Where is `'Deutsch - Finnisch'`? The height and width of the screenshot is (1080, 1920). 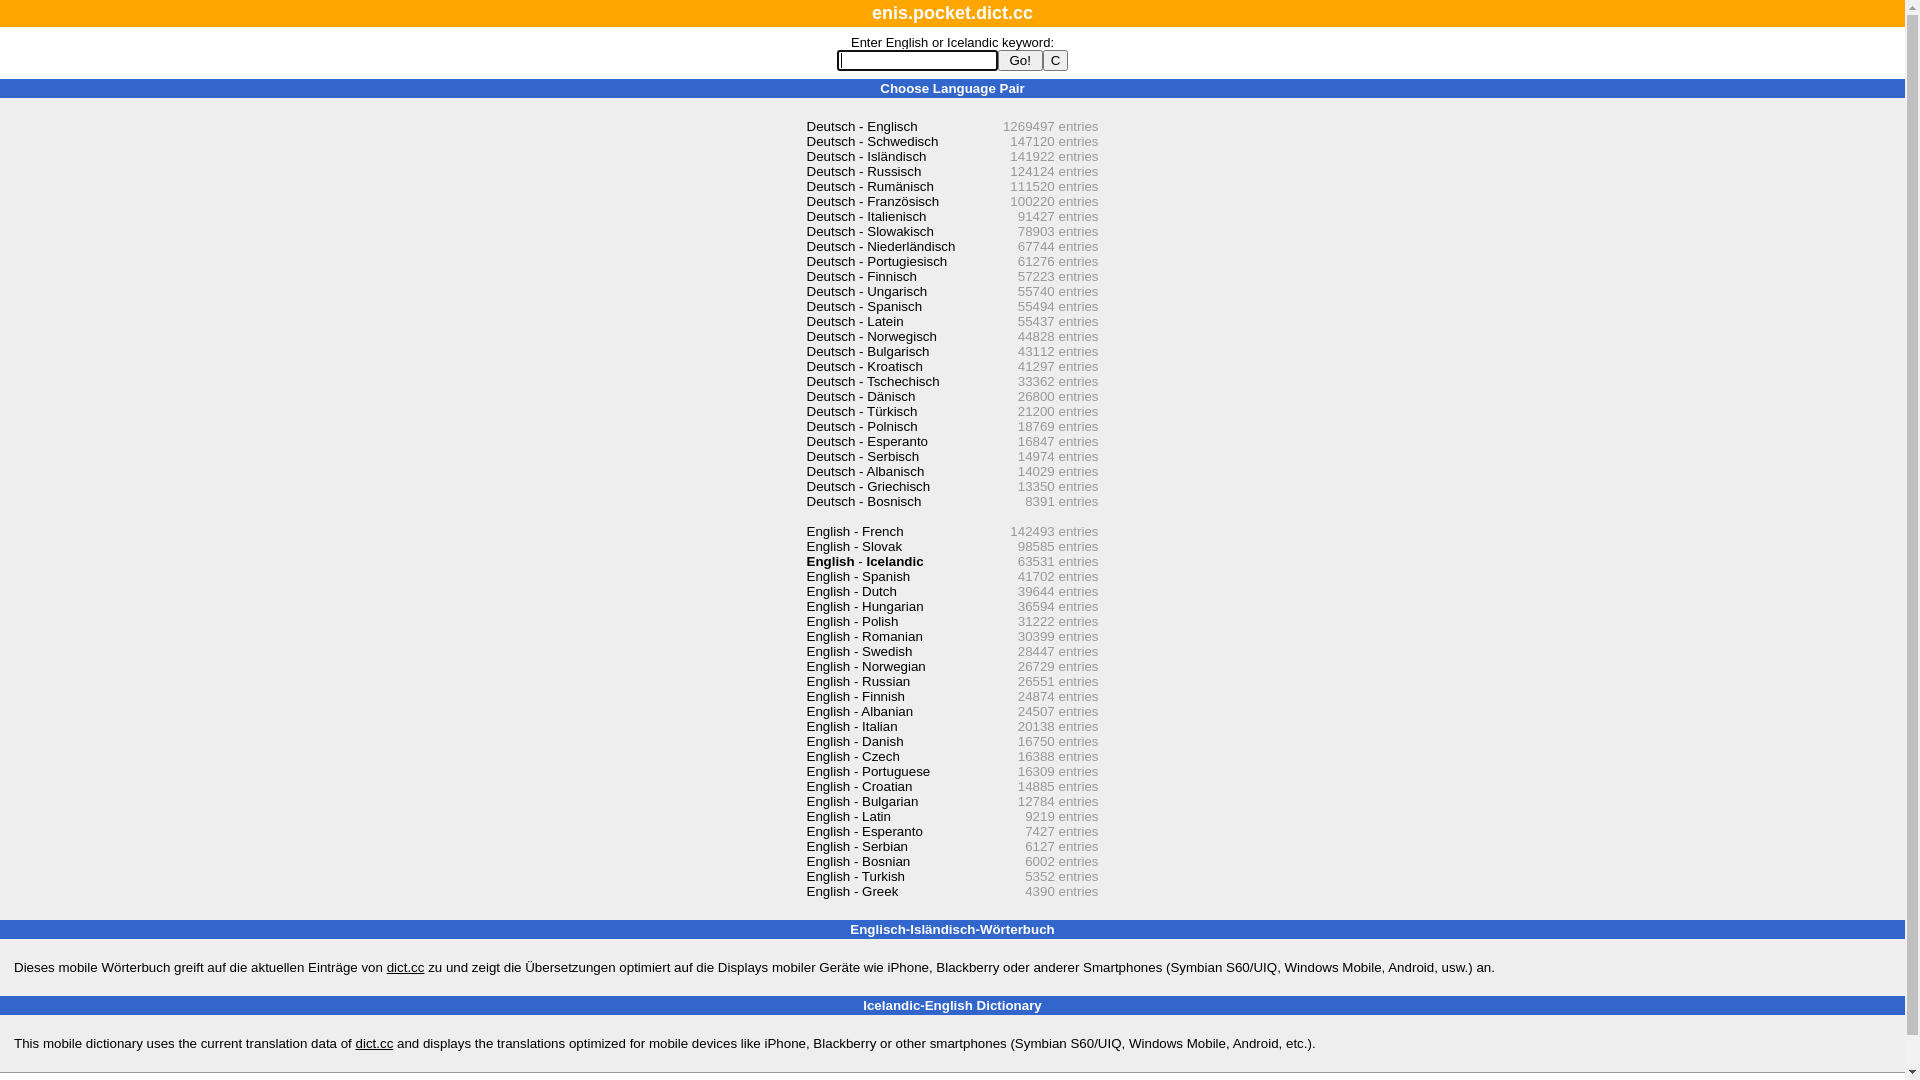
'Deutsch - Finnisch' is located at coordinates (860, 276).